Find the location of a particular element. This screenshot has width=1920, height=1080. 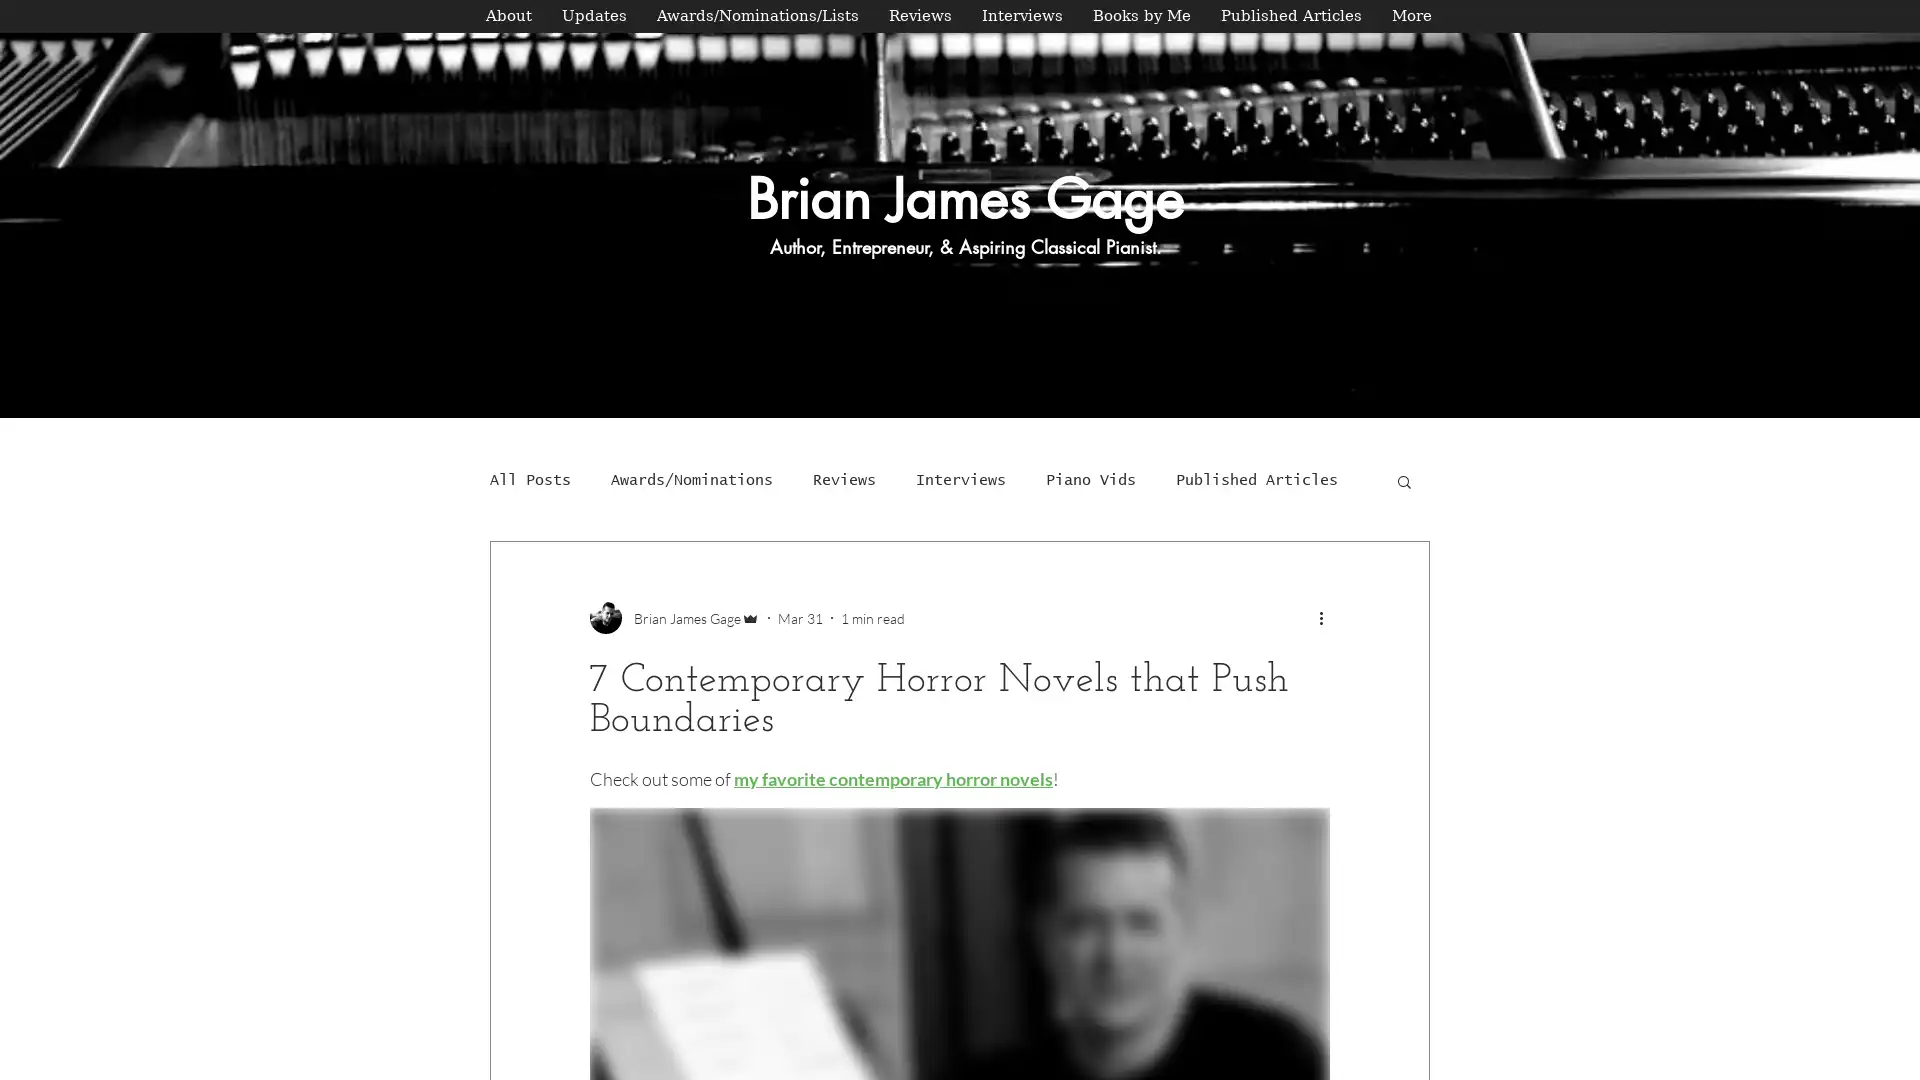

More actions is located at coordinates (1327, 616).